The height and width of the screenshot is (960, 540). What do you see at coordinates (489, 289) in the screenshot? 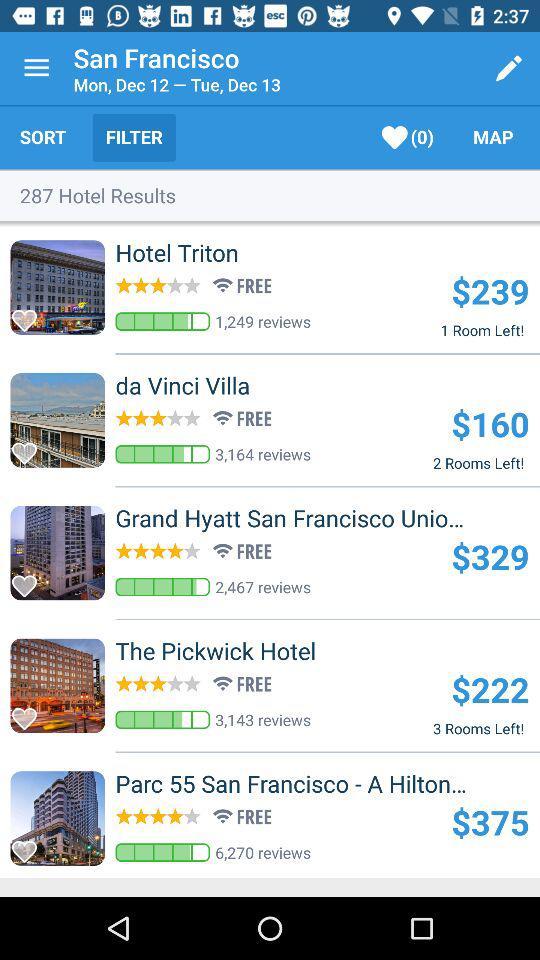
I see `the $239 item` at bounding box center [489, 289].